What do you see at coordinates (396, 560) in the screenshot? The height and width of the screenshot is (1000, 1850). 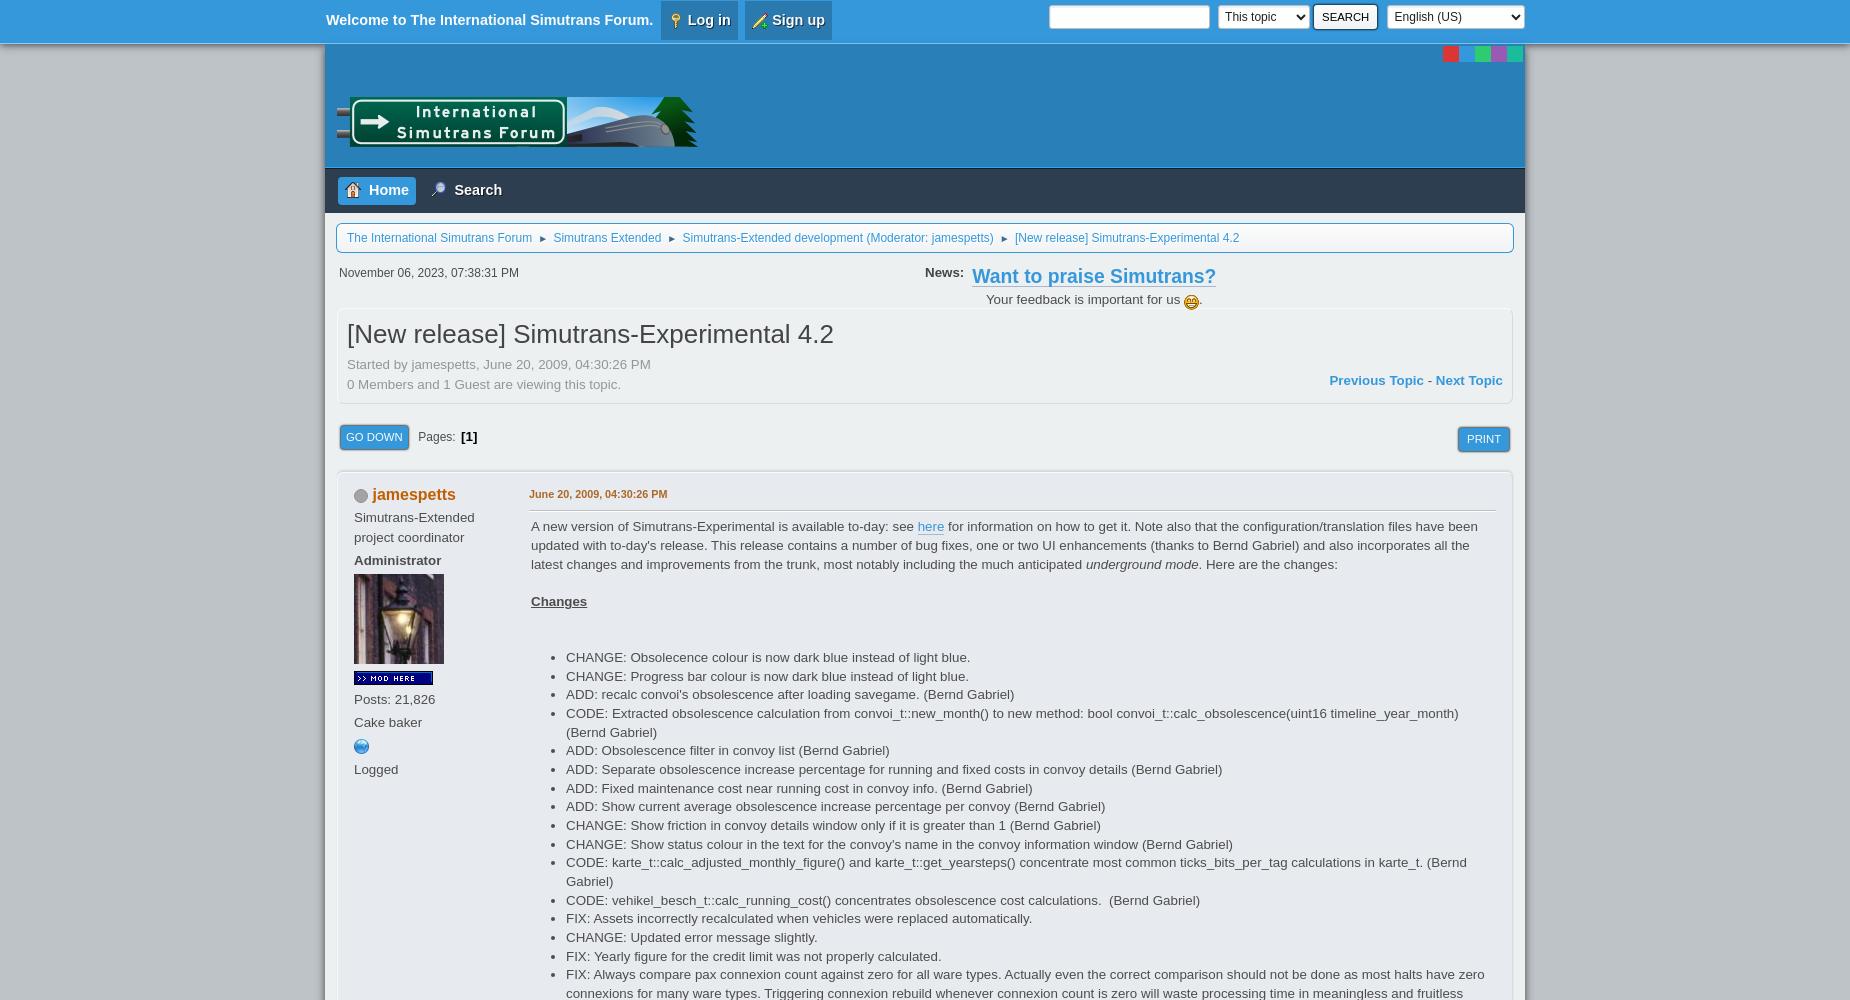 I see `'Administrator'` at bounding box center [396, 560].